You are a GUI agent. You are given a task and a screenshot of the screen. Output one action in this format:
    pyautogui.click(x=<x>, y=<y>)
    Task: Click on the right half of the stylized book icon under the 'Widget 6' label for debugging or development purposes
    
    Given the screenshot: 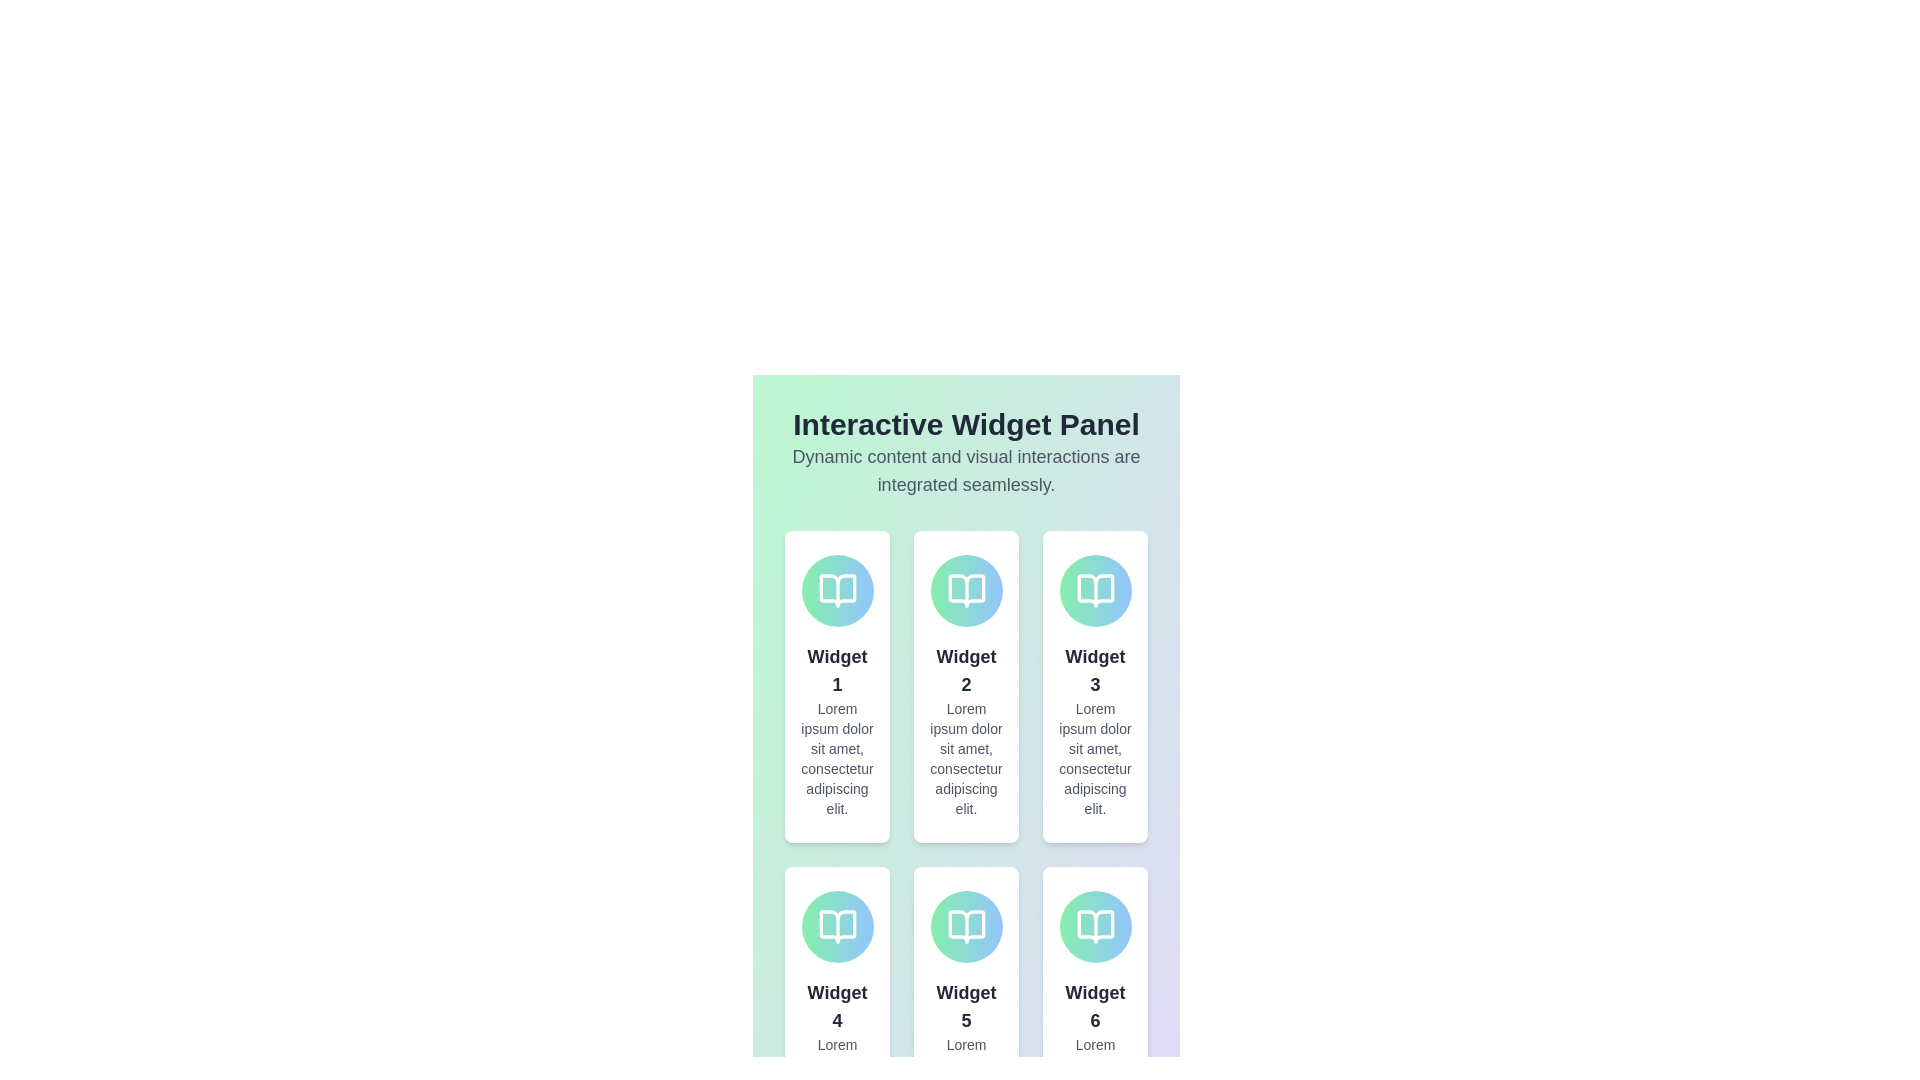 What is the action you would take?
    pyautogui.click(x=1094, y=926)
    